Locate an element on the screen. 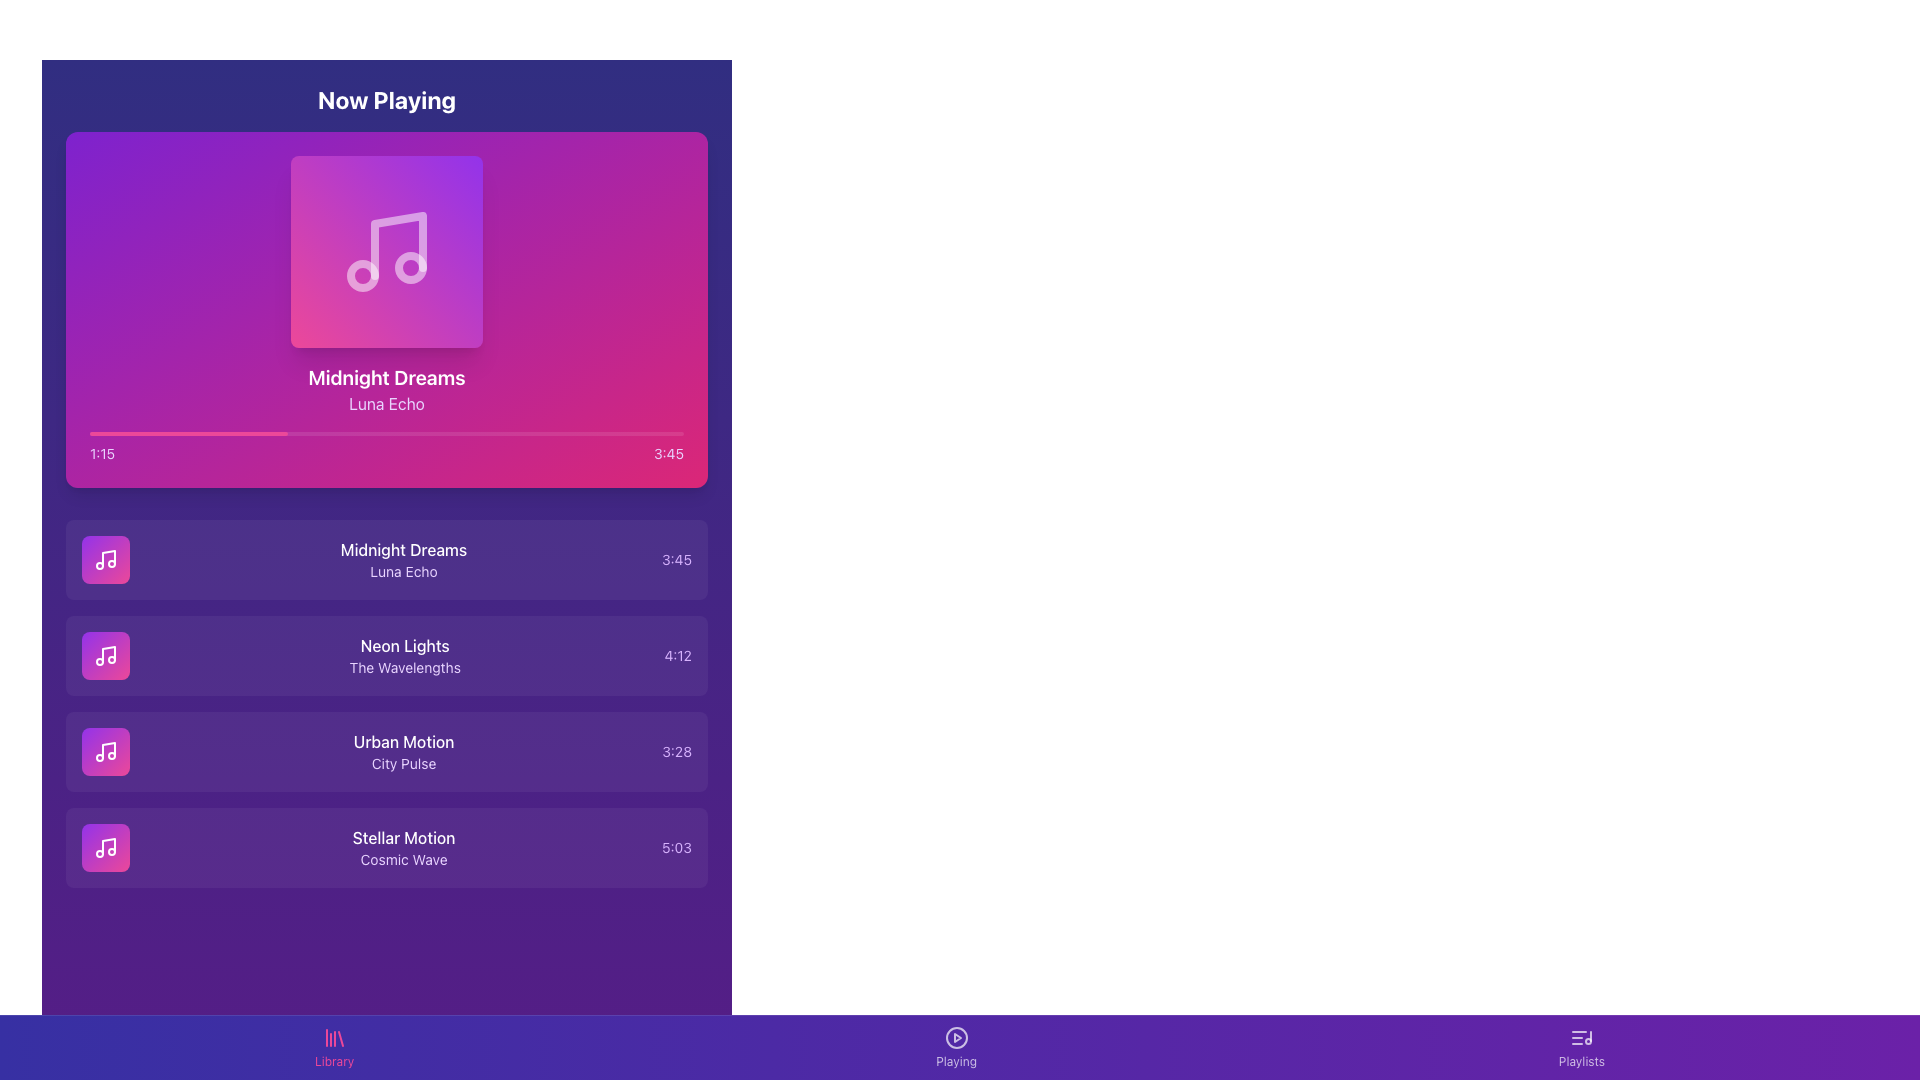  the static text label displaying the duration of the song 'Midnight Dreams' by 'Luna Echo', located at the far right of the entry is located at coordinates (676, 559).